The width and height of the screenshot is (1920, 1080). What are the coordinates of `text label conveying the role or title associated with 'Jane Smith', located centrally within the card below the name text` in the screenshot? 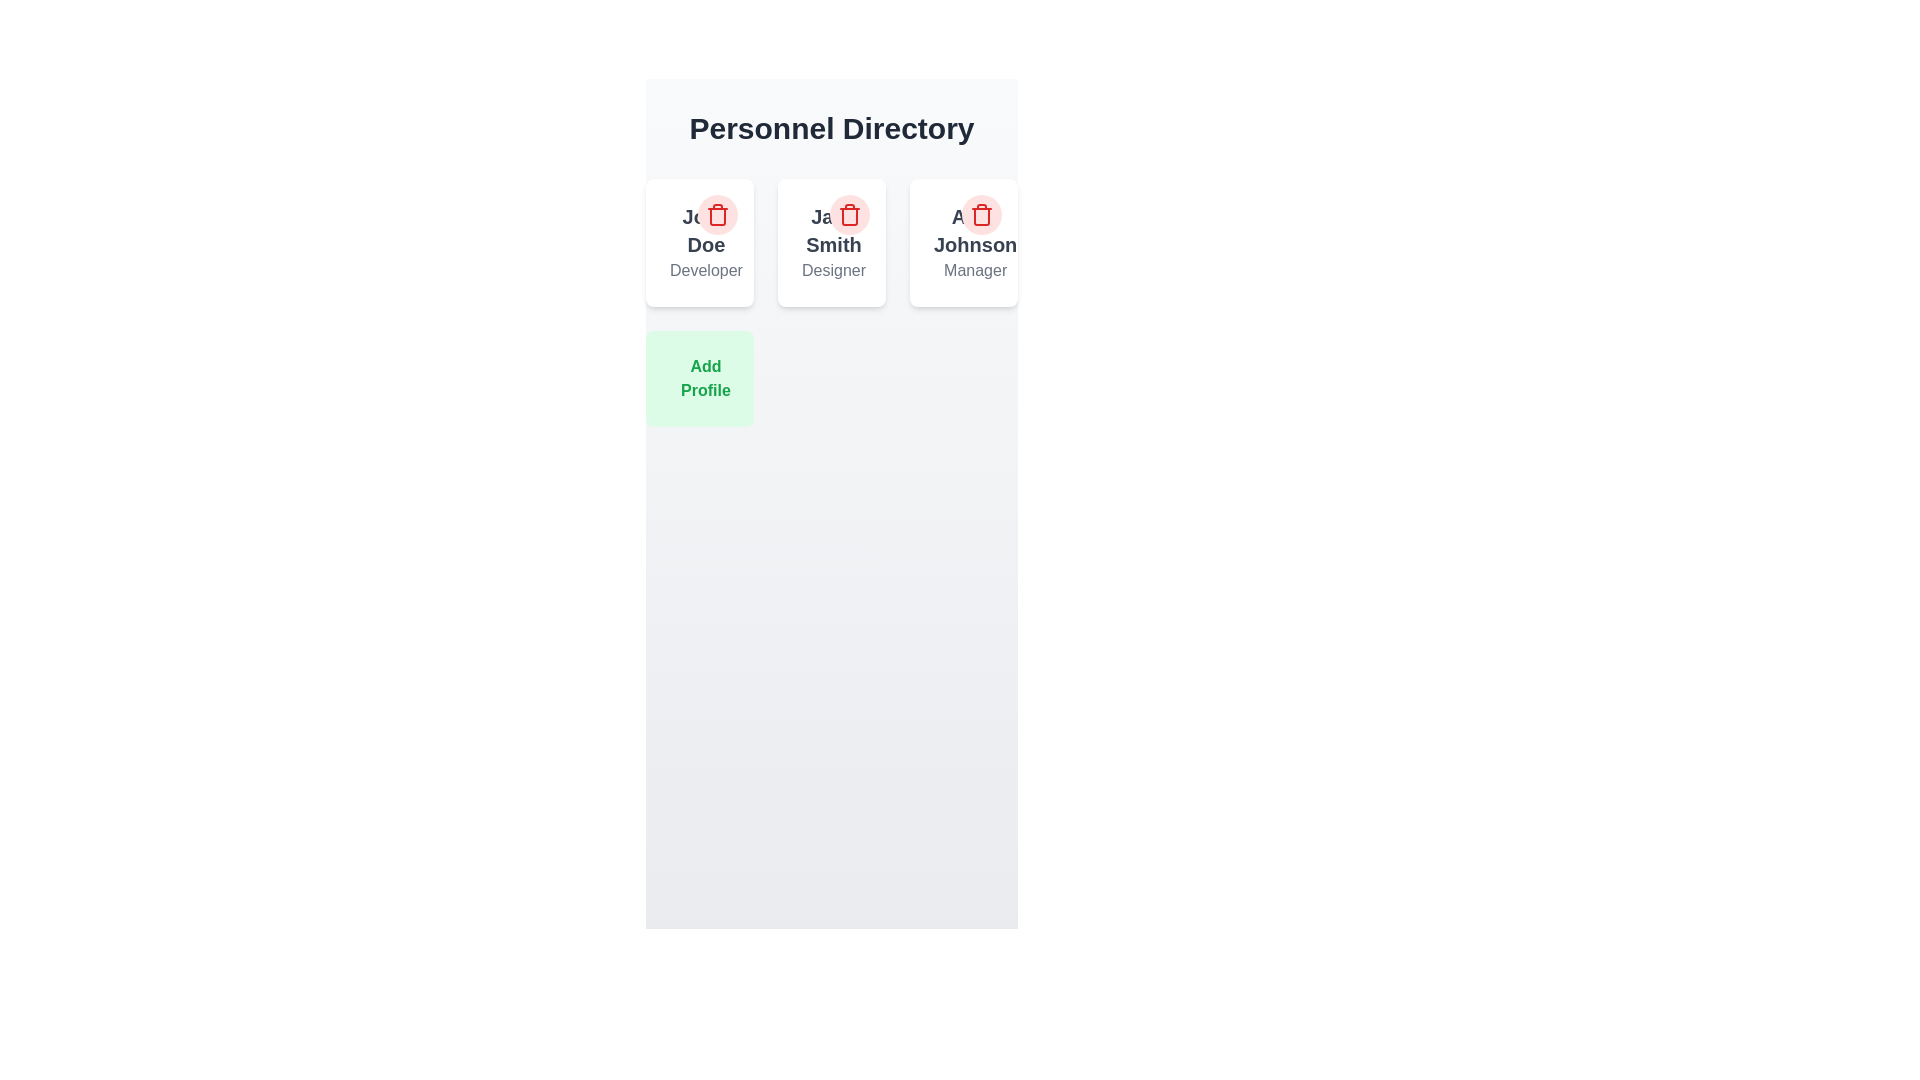 It's located at (834, 270).